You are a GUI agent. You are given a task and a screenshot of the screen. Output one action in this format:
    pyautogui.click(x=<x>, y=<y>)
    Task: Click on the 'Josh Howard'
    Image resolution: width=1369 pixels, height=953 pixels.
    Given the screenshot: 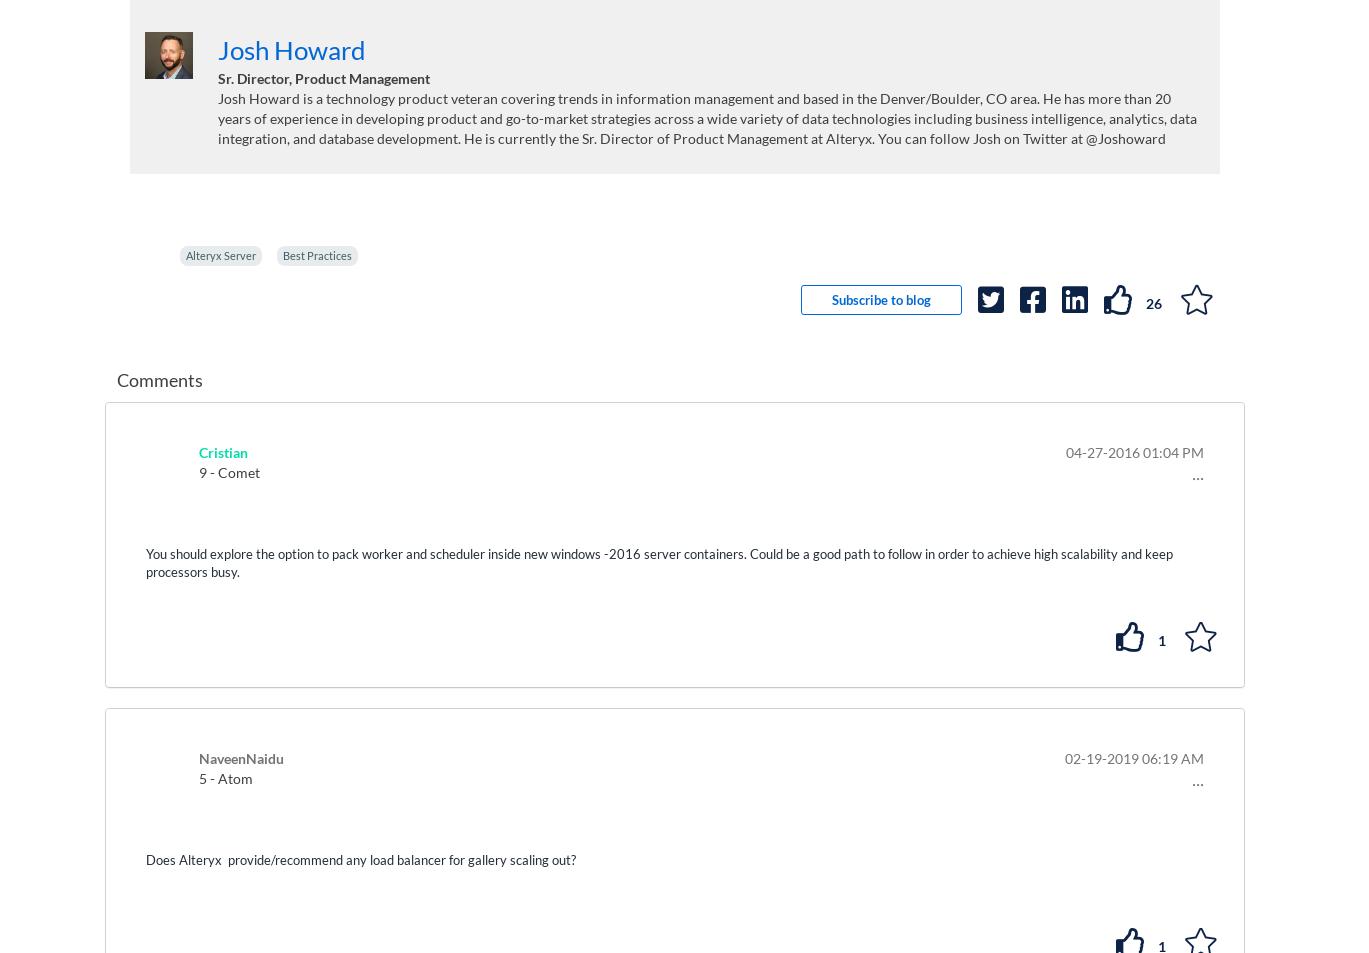 What is the action you would take?
    pyautogui.click(x=290, y=47)
    